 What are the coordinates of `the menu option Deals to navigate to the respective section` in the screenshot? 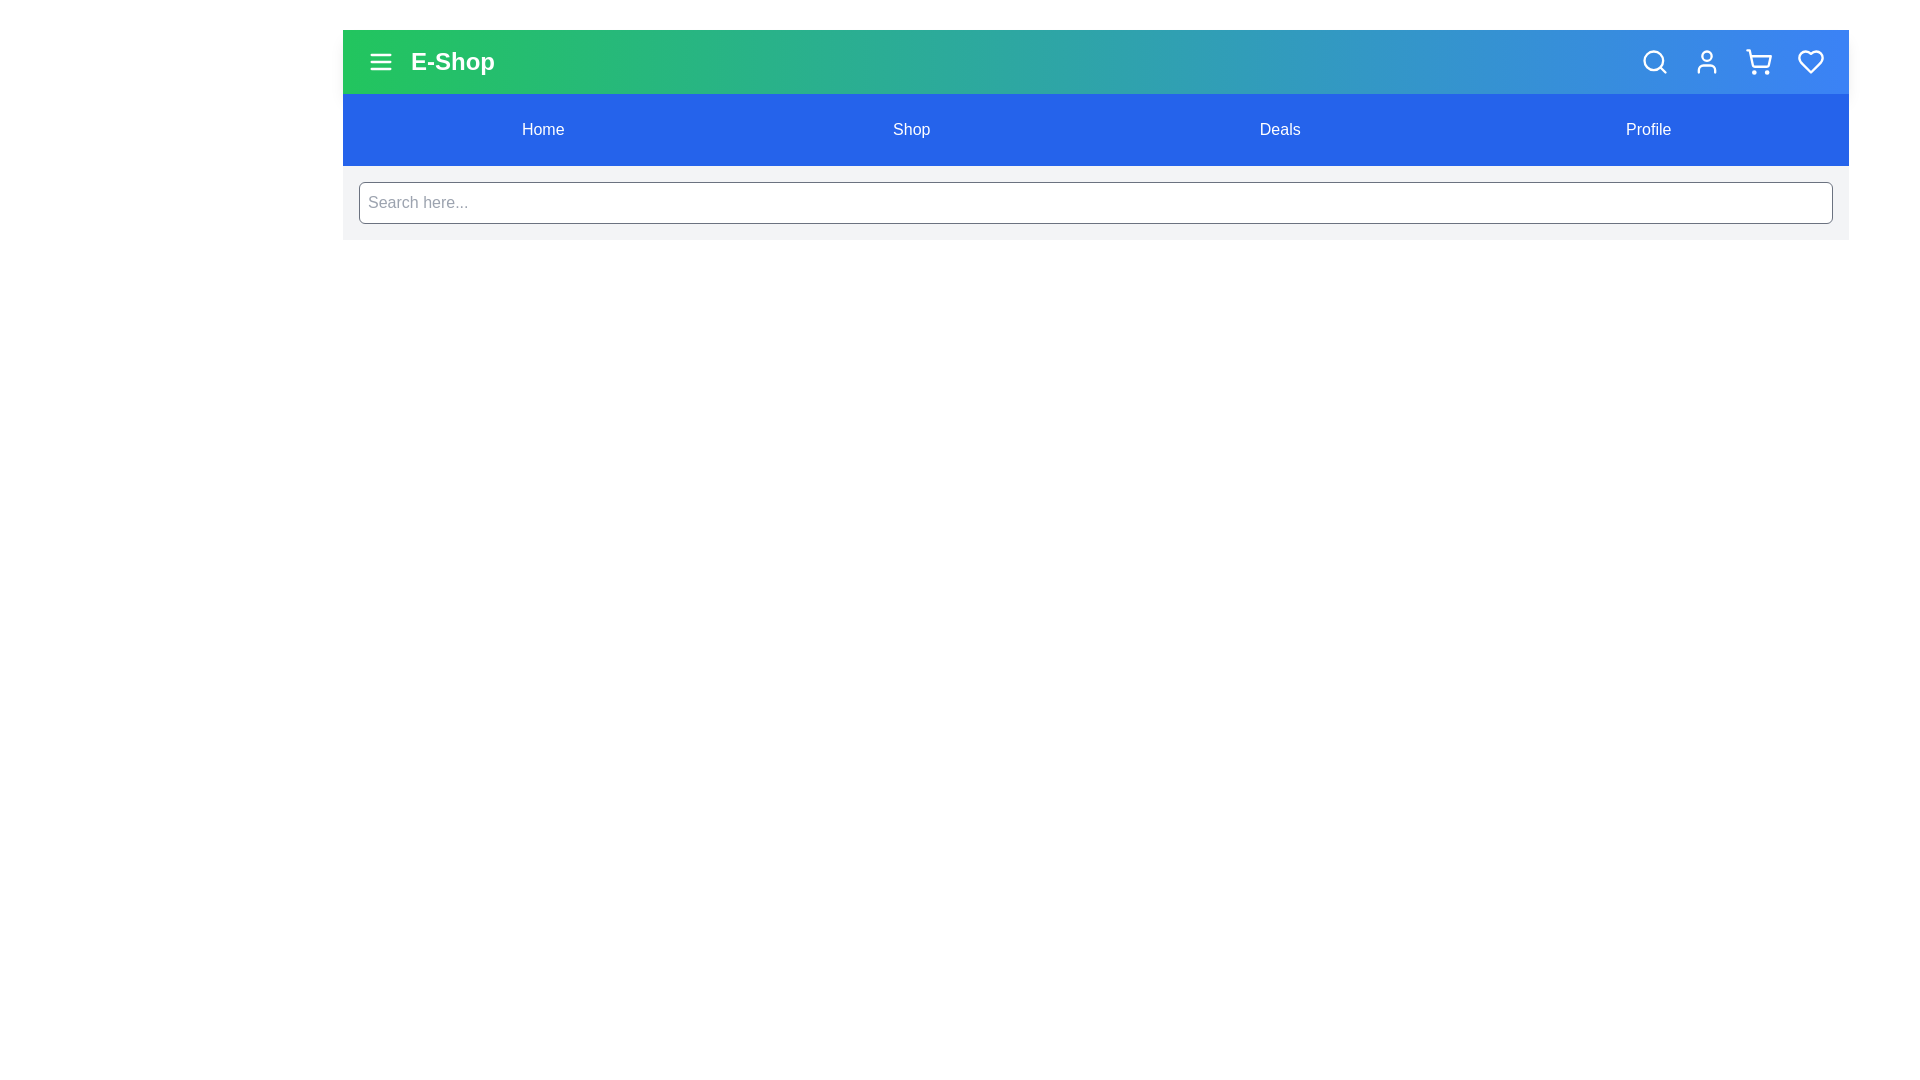 It's located at (1280, 130).